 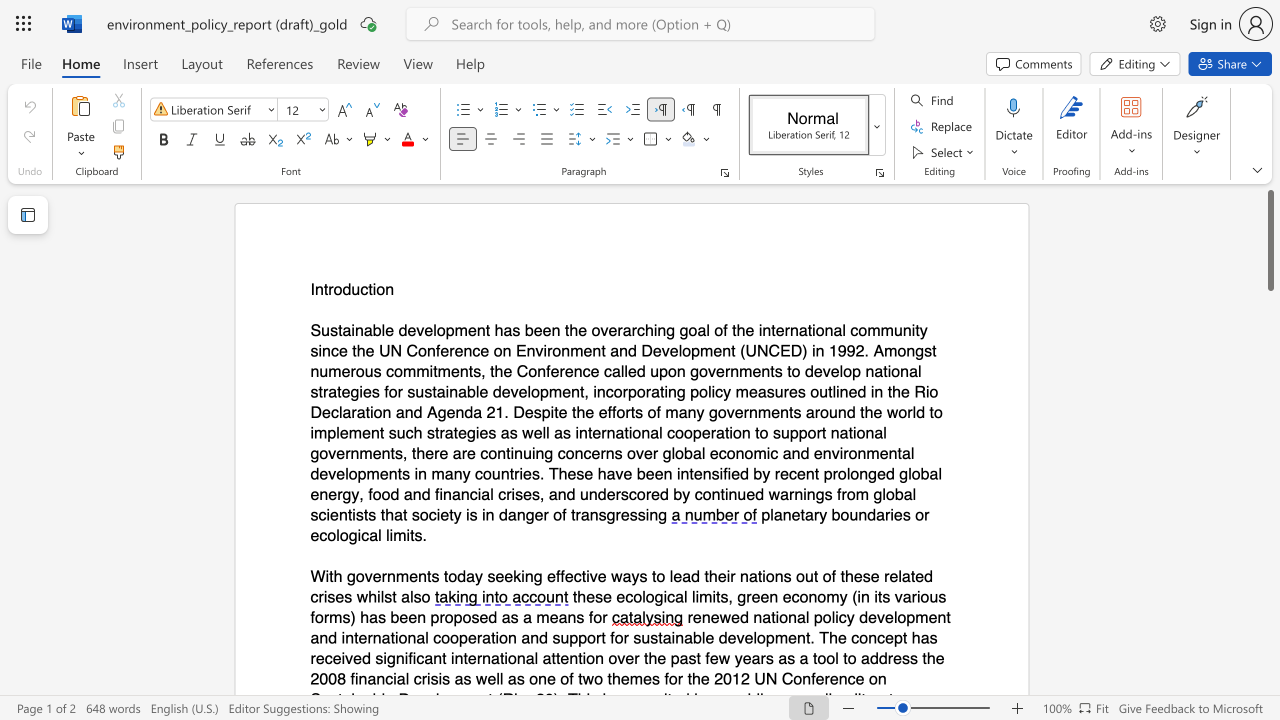 I want to click on the scrollbar to scroll the page down, so click(x=1269, y=540).